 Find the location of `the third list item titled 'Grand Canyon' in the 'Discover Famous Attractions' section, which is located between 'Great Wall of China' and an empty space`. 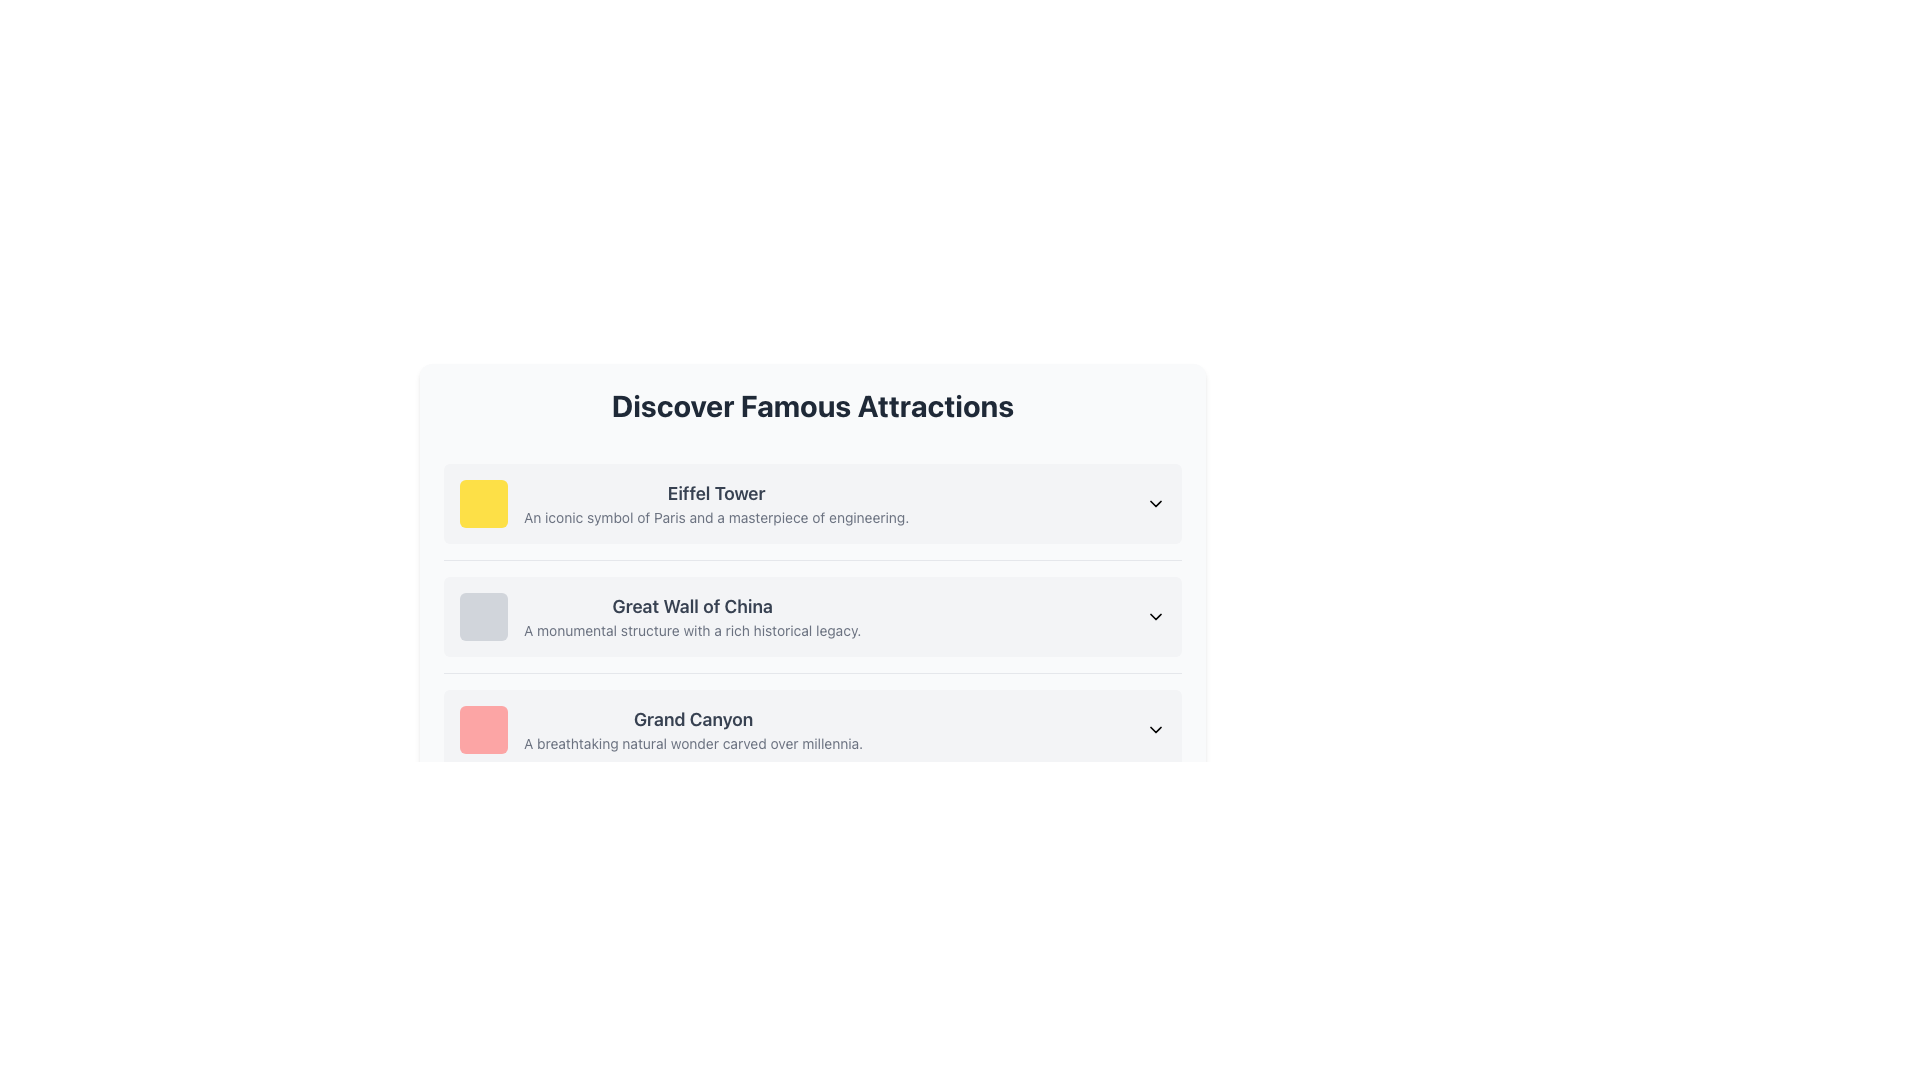

the third list item titled 'Grand Canyon' in the 'Discover Famous Attractions' section, which is located between 'Great Wall of China' and an empty space is located at coordinates (661, 729).